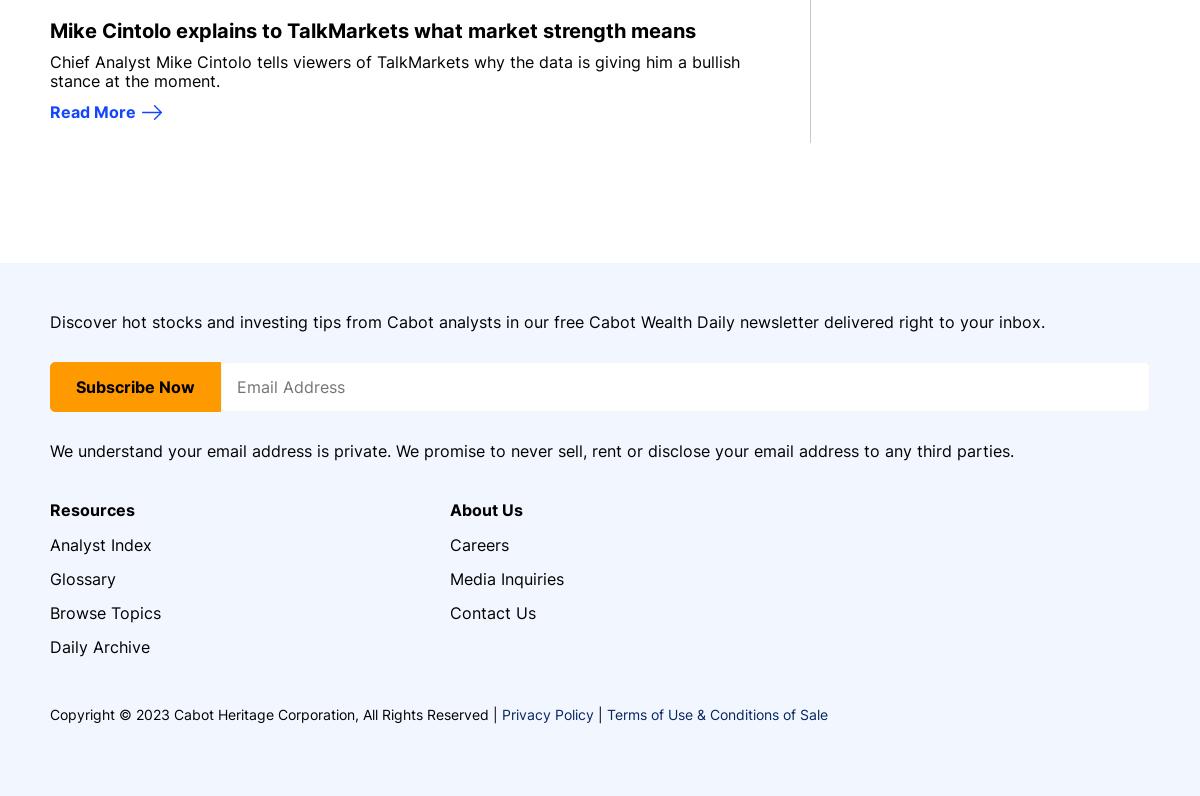 The image size is (1200, 796). I want to click on 'Resources', so click(92, 509).